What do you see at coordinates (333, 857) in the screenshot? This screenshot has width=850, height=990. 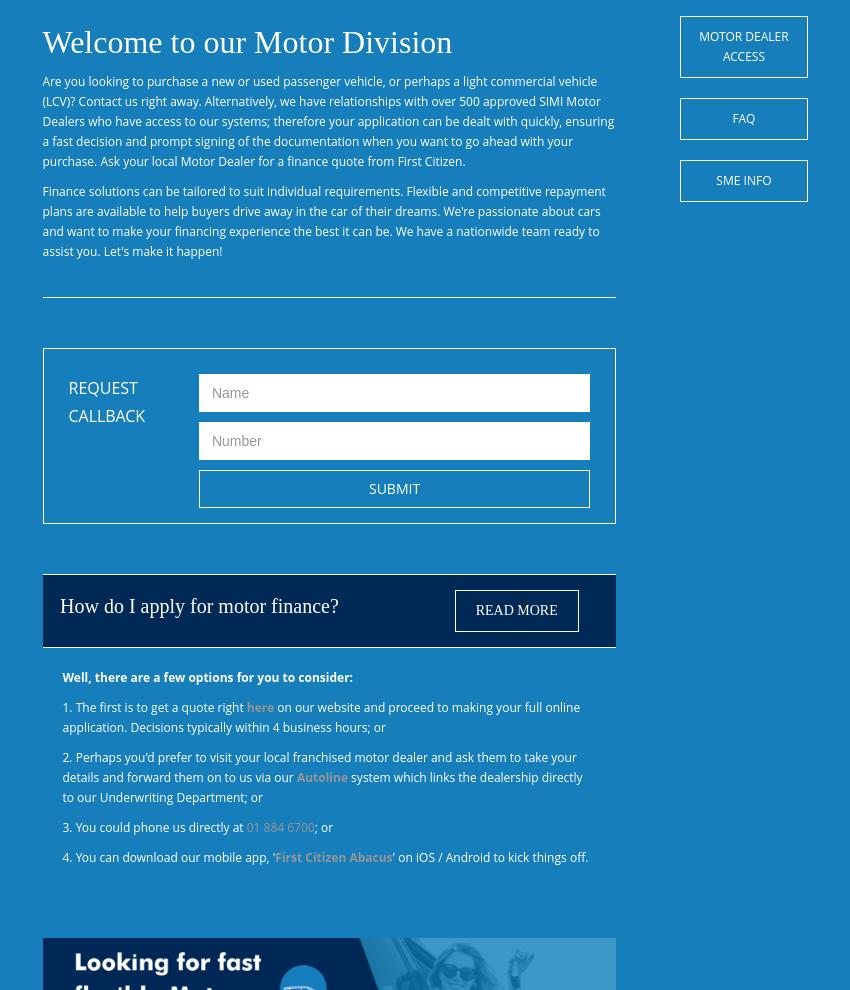 I see `'First Citizen Abacus'` at bounding box center [333, 857].